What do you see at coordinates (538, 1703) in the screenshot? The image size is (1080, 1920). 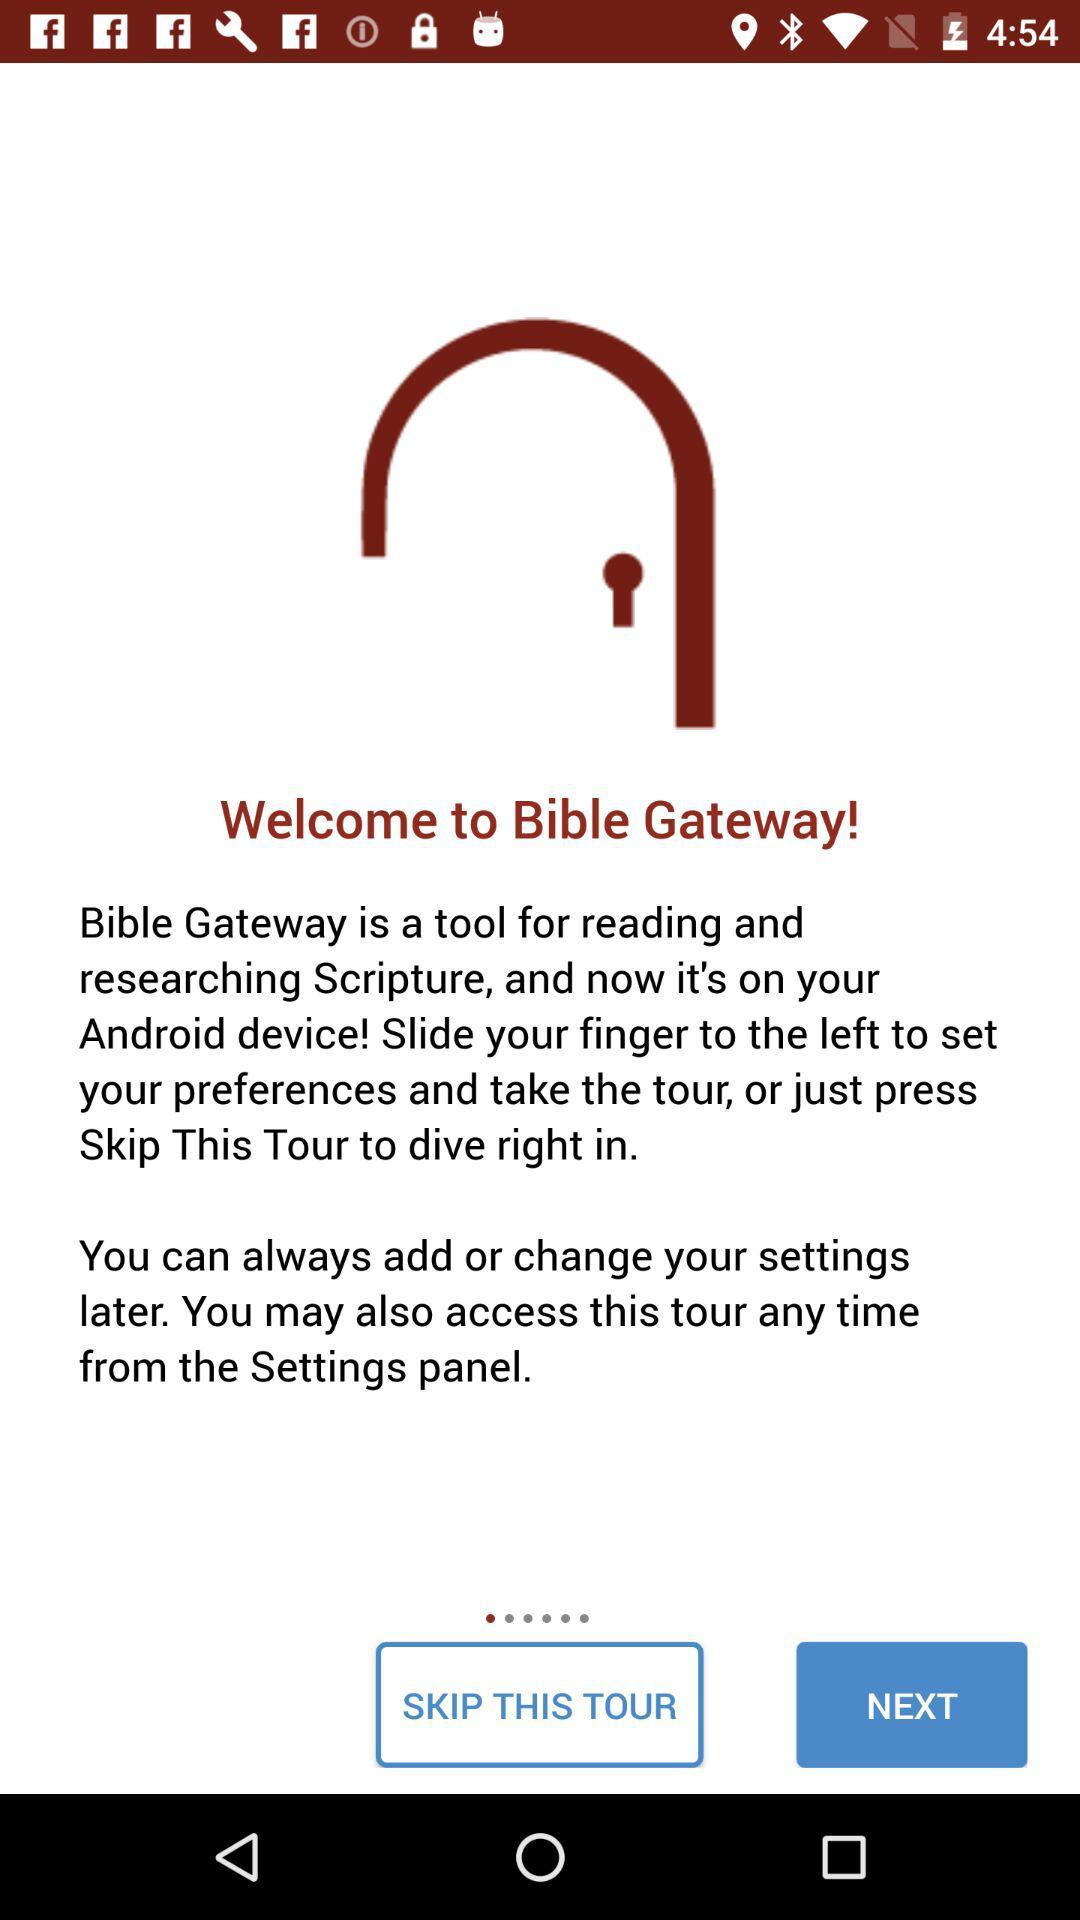 I see `the icon next to next` at bounding box center [538, 1703].